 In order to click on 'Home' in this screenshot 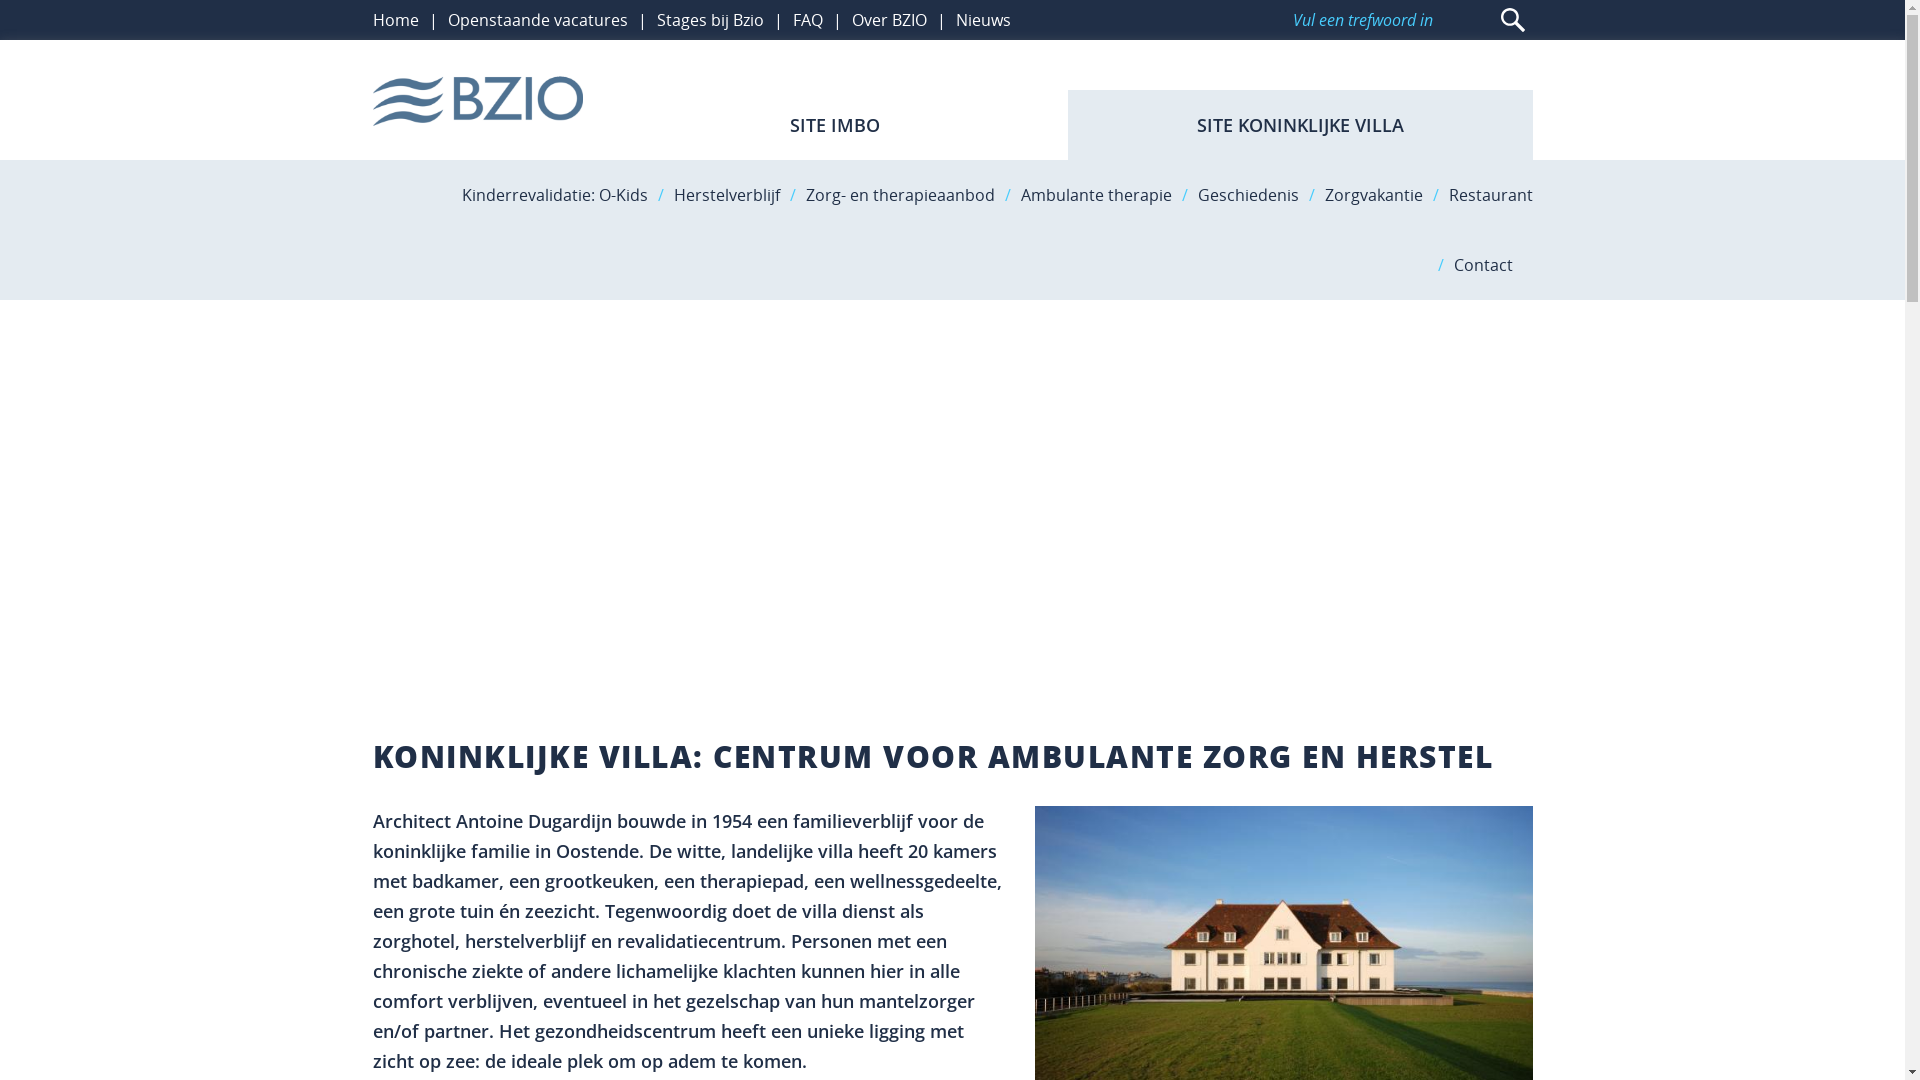, I will do `click(394, 19)`.